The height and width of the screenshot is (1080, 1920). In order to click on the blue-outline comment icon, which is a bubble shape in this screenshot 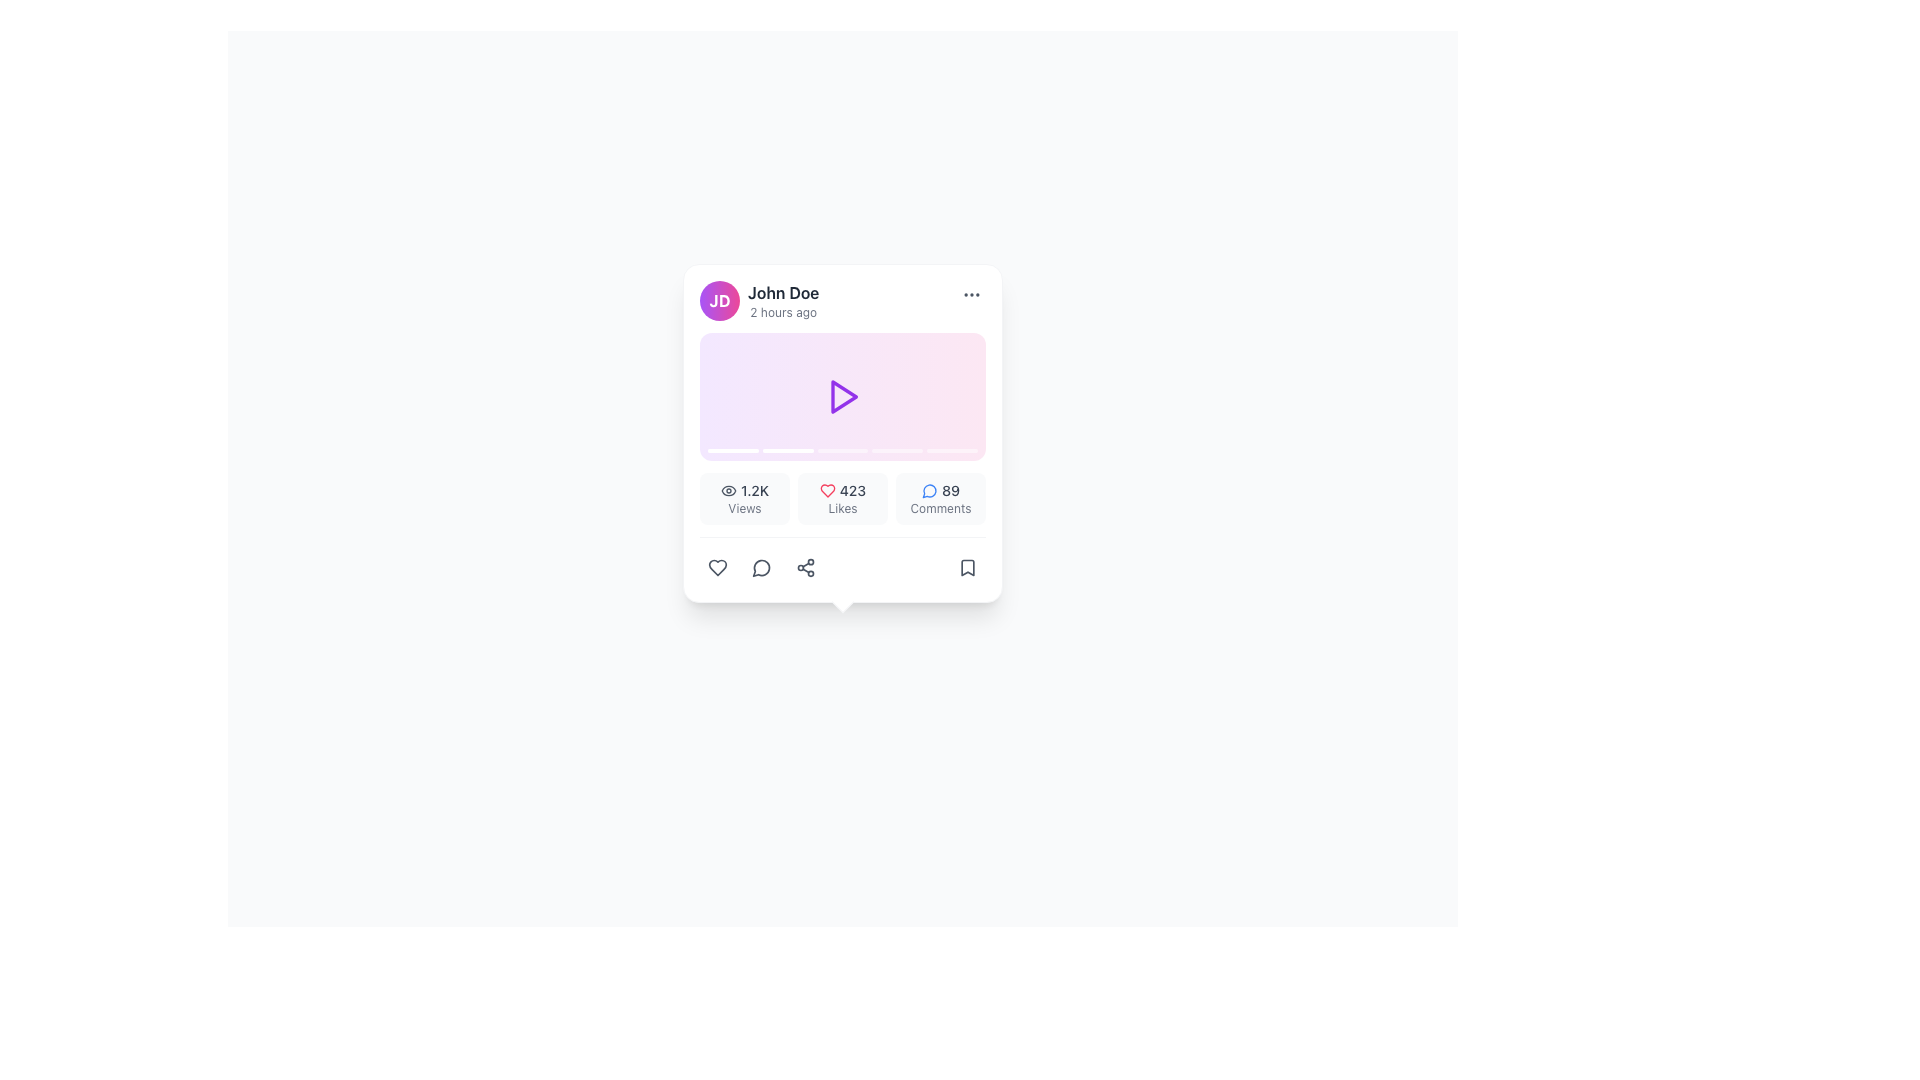, I will do `click(929, 490)`.